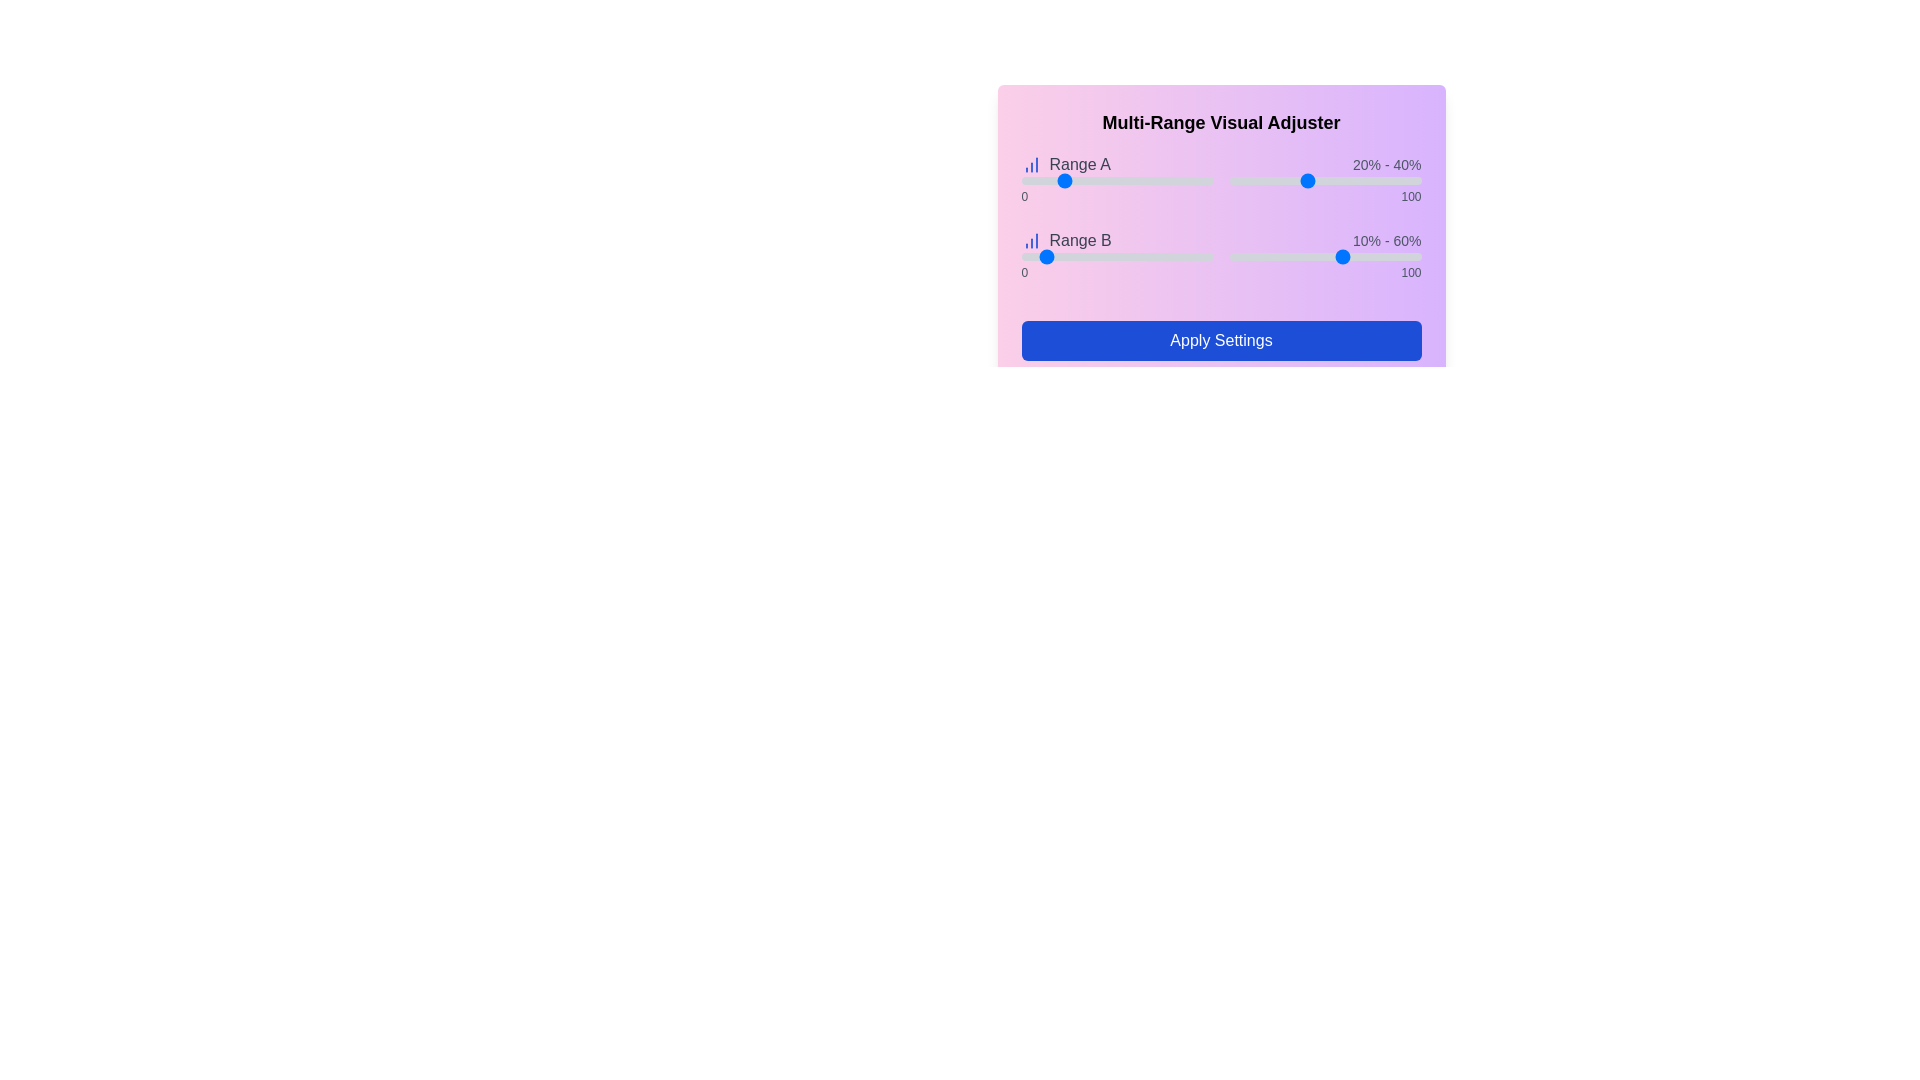  Describe the element at coordinates (1410, 273) in the screenshot. I see `the static text display element showing the number '100', located at the bottom-right of the 'Range B' slider` at that location.